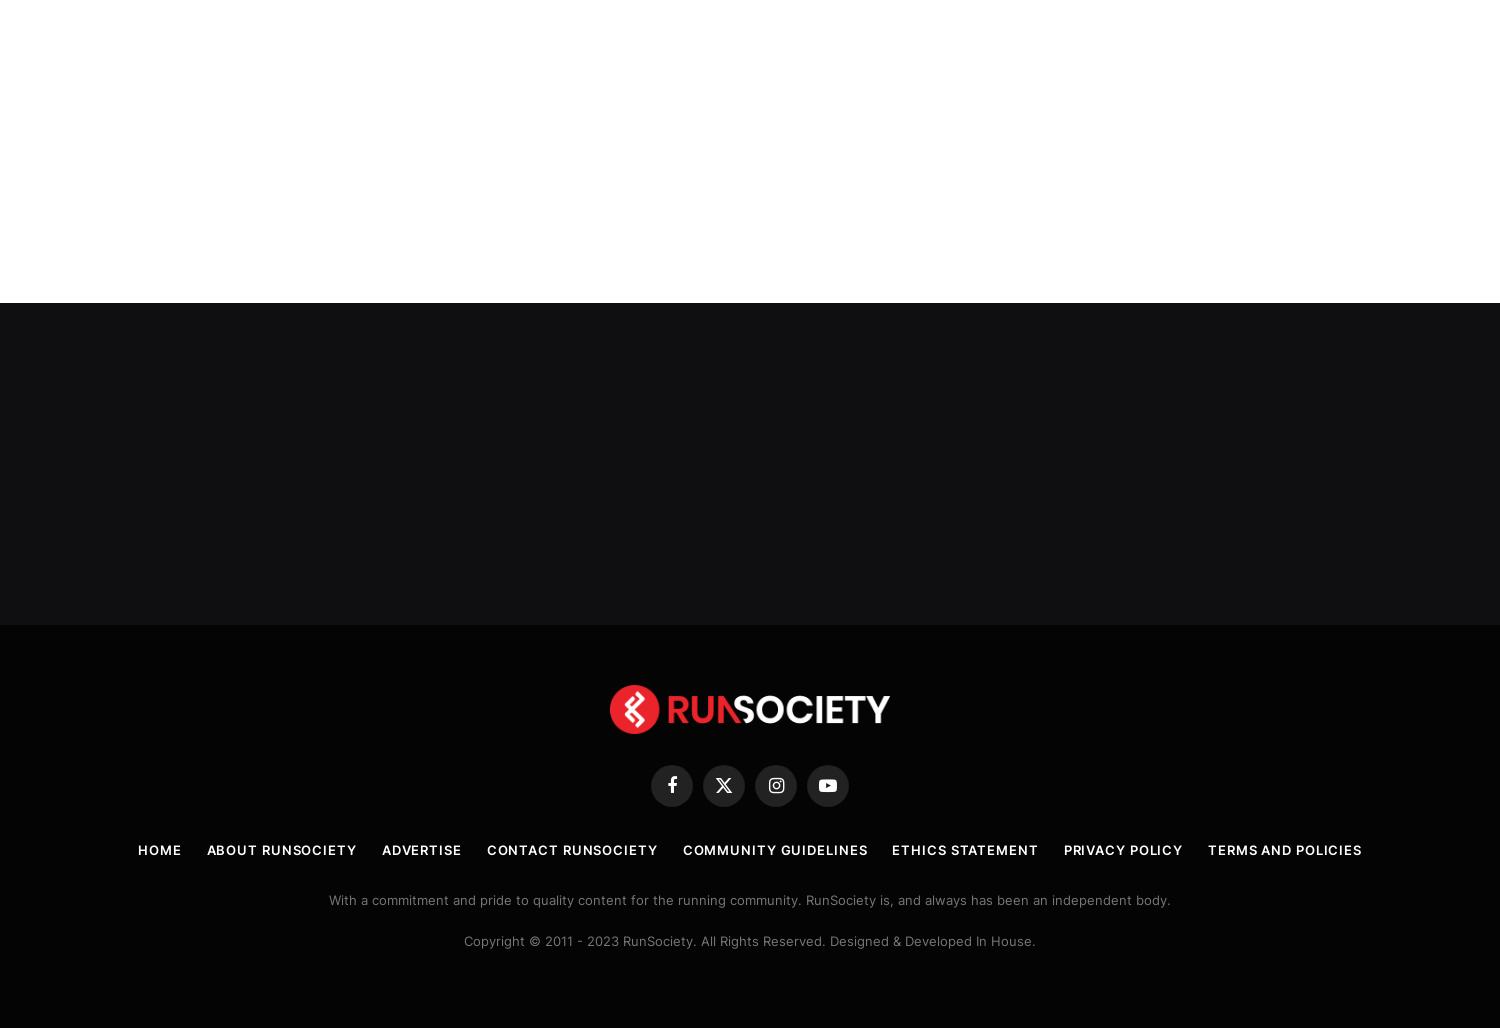 Image resolution: width=1500 pixels, height=1028 pixels. What do you see at coordinates (1285, 846) in the screenshot?
I see `'Terms and Policies'` at bounding box center [1285, 846].